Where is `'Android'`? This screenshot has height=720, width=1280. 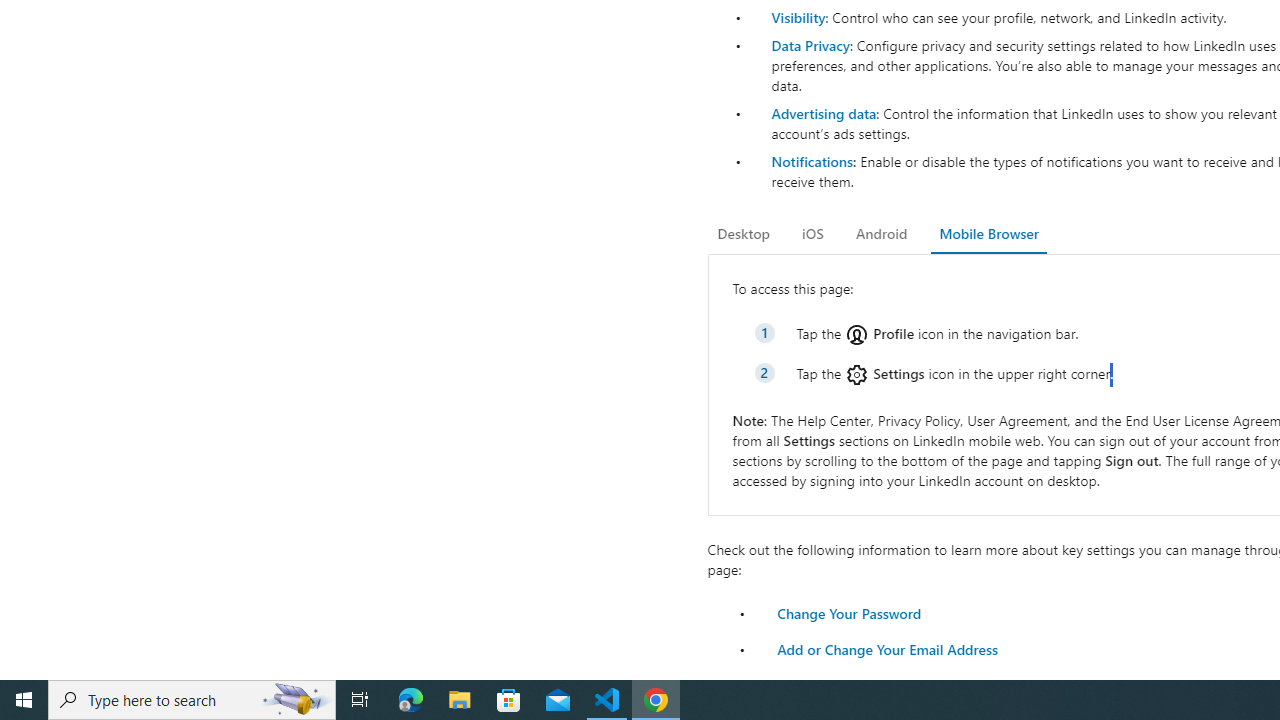 'Android' is located at coordinates (880, 233).